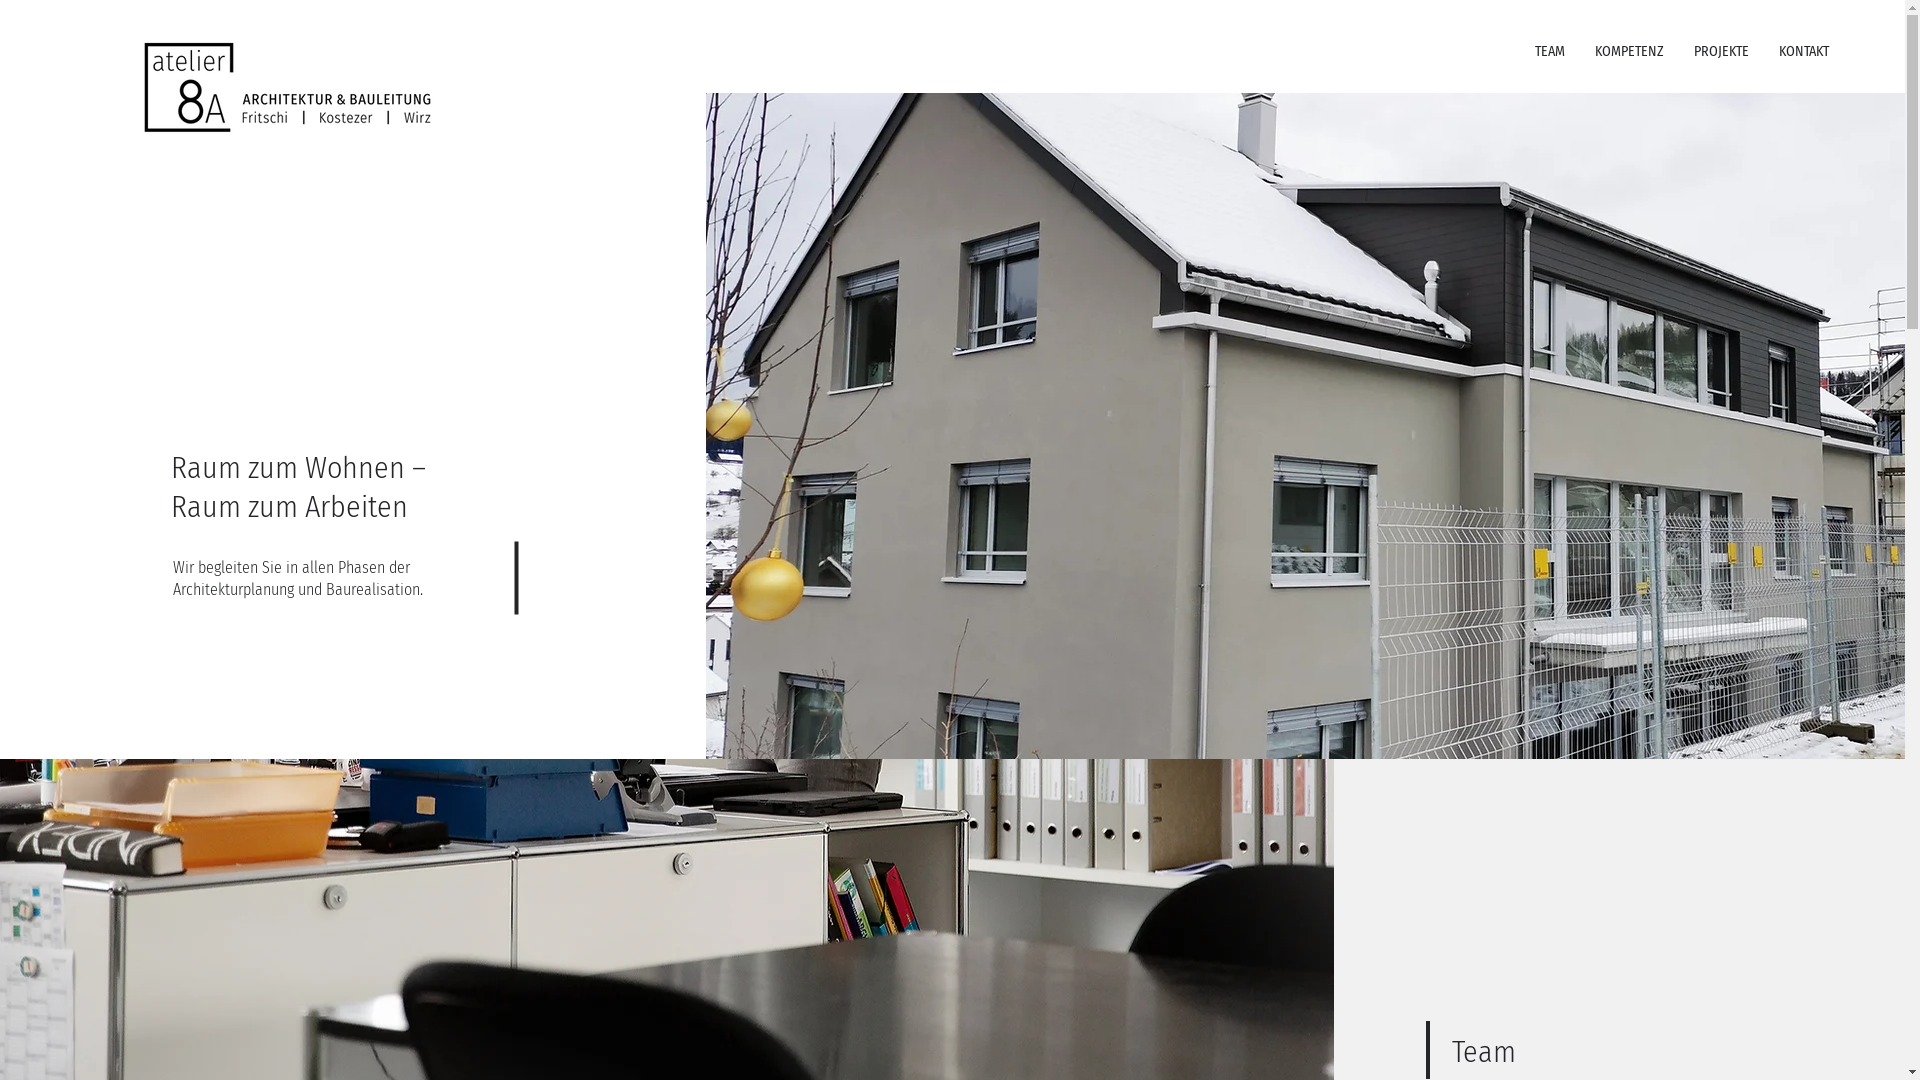  I want to click on 'KOMPETENZ', so click(1578, 50).